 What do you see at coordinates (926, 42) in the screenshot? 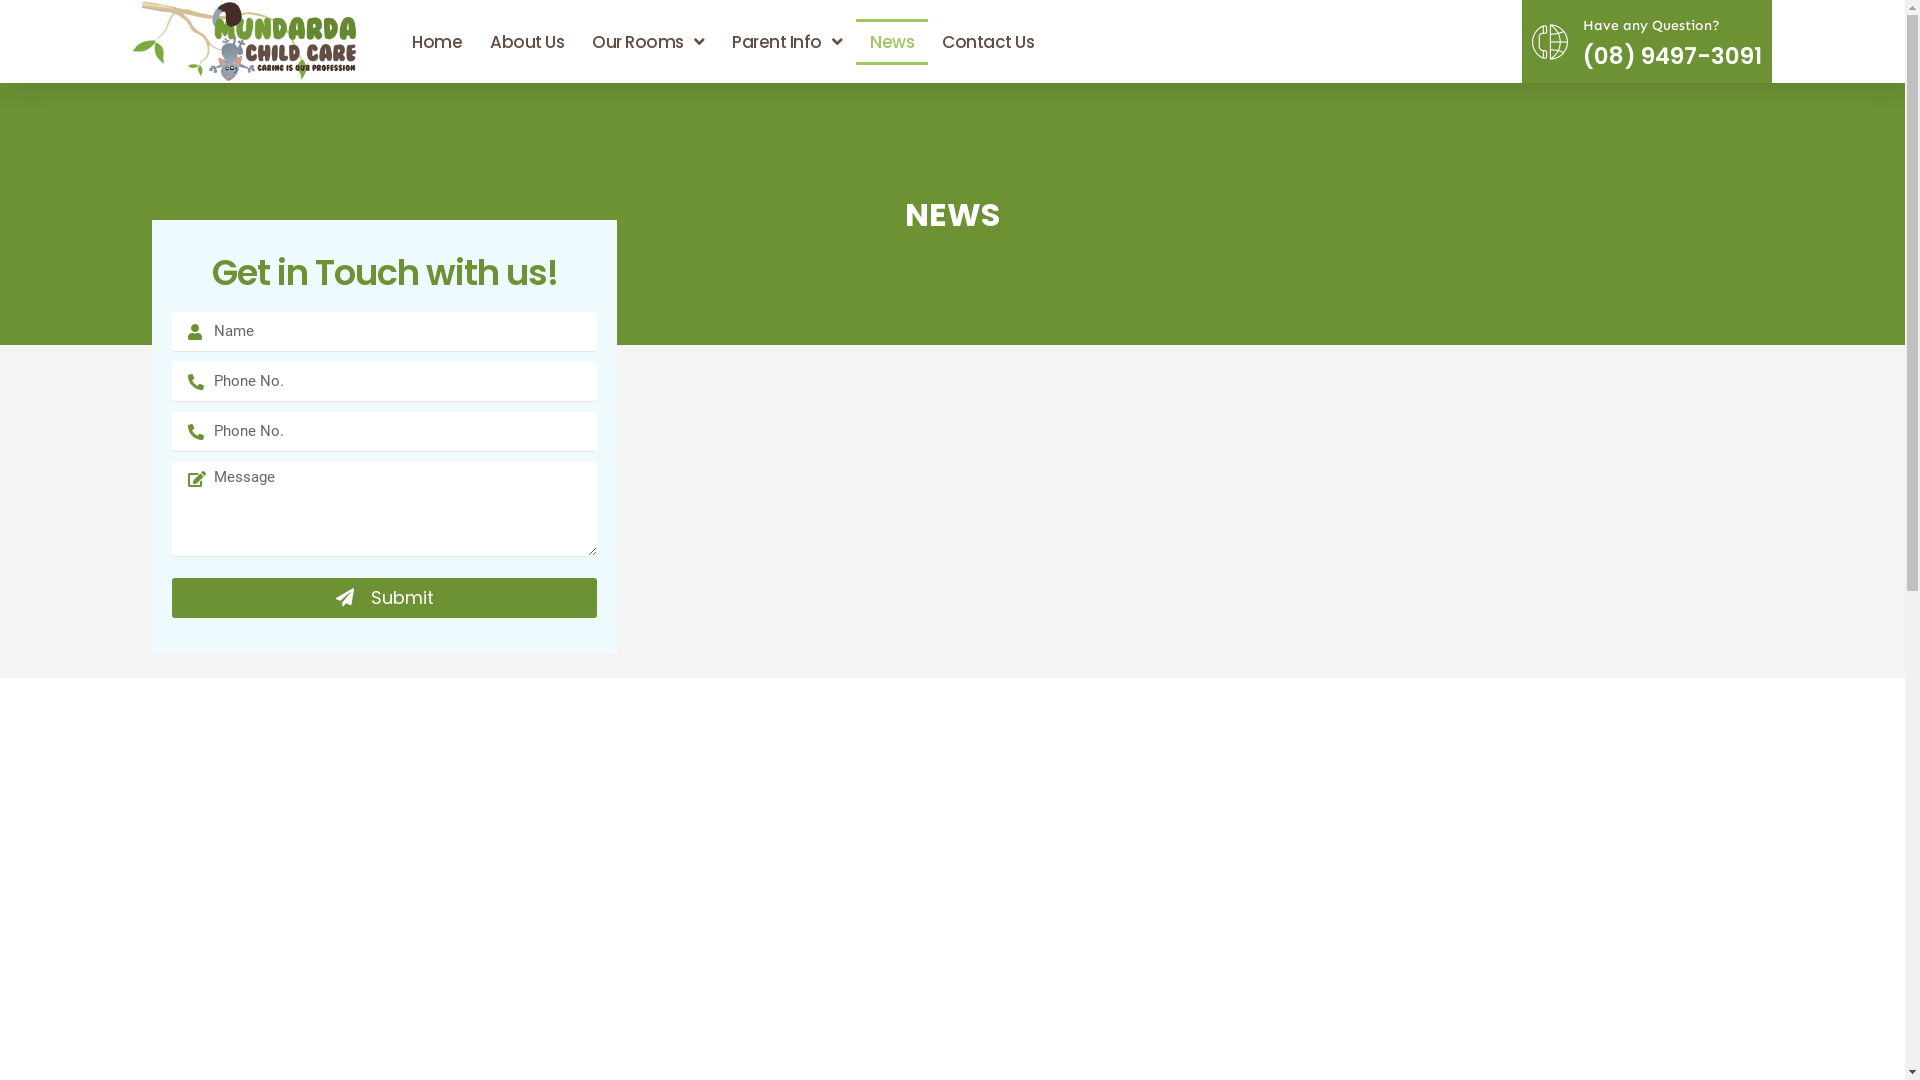
I see `'Contact Us'` at bounding box center [926, 42].